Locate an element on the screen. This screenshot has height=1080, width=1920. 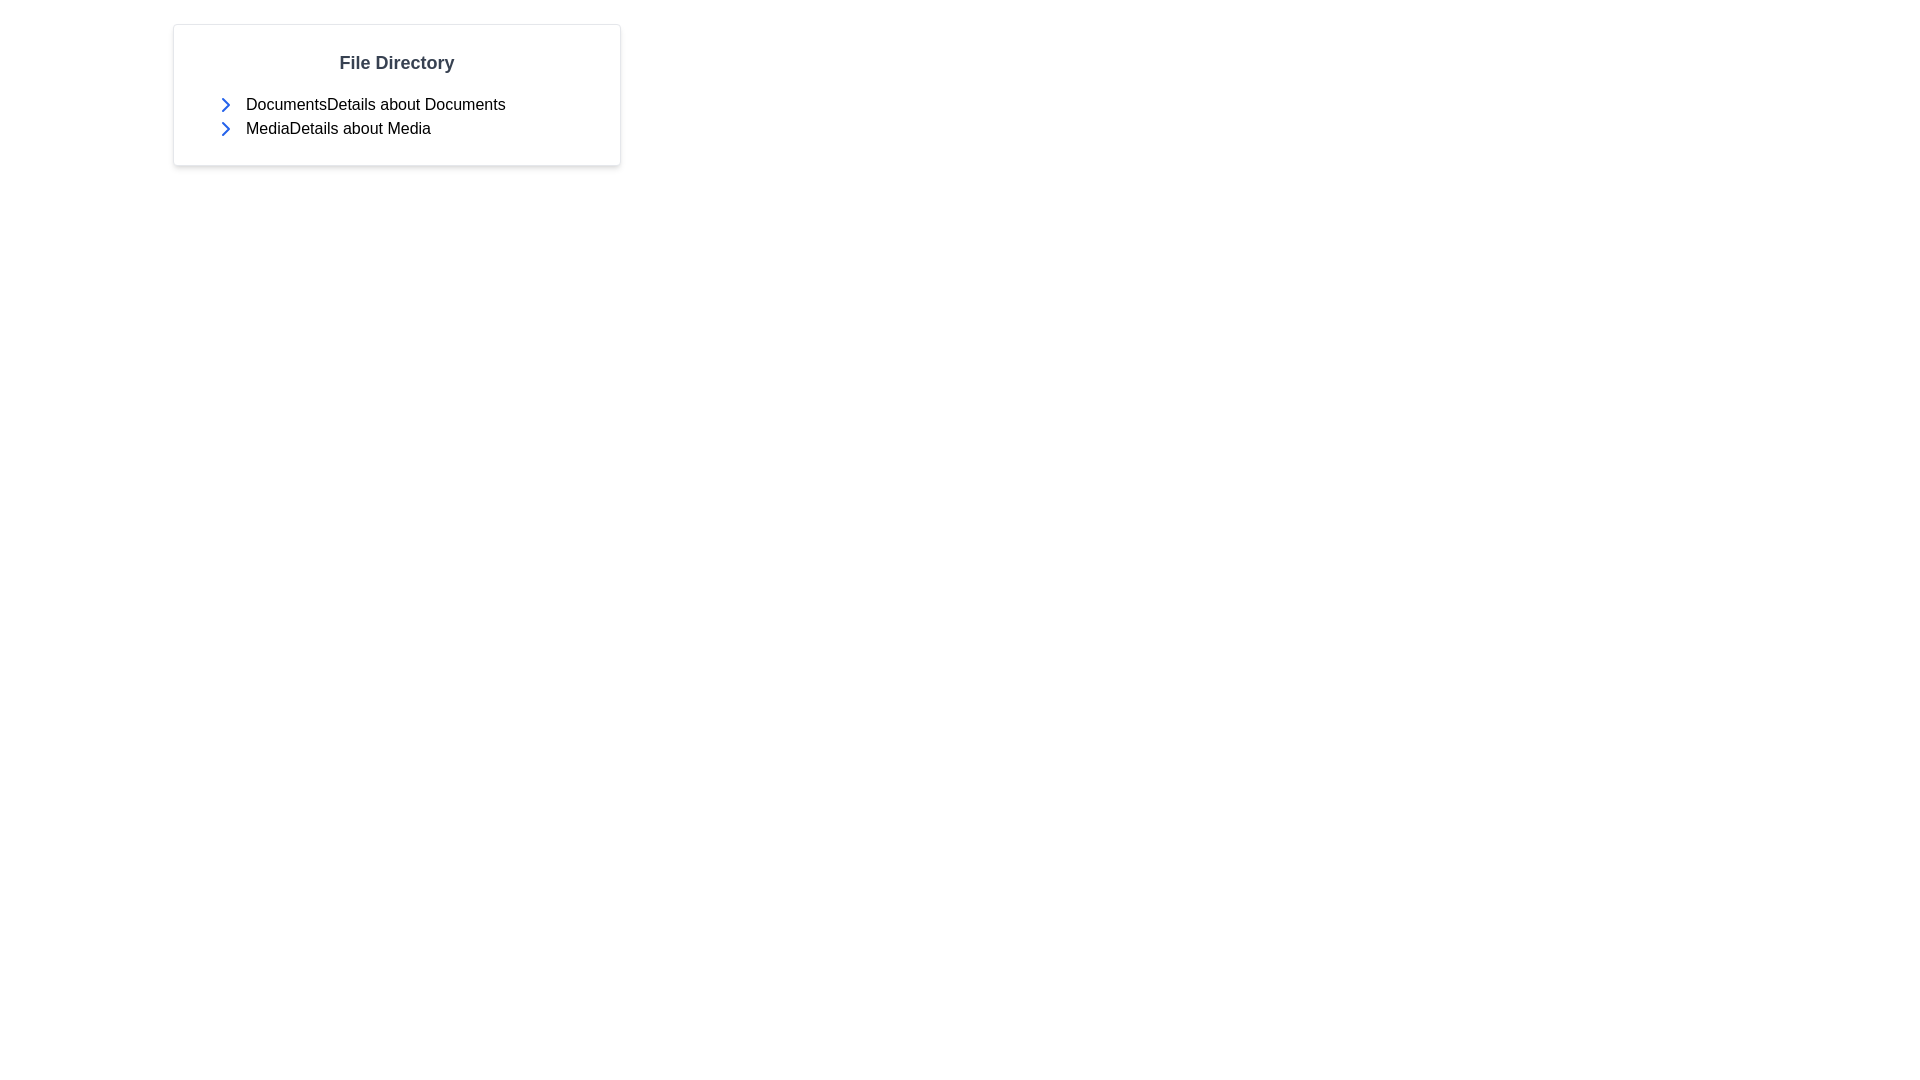
the text label displaying 'MediaDetails about Media' is located at coordinates (338, 128).